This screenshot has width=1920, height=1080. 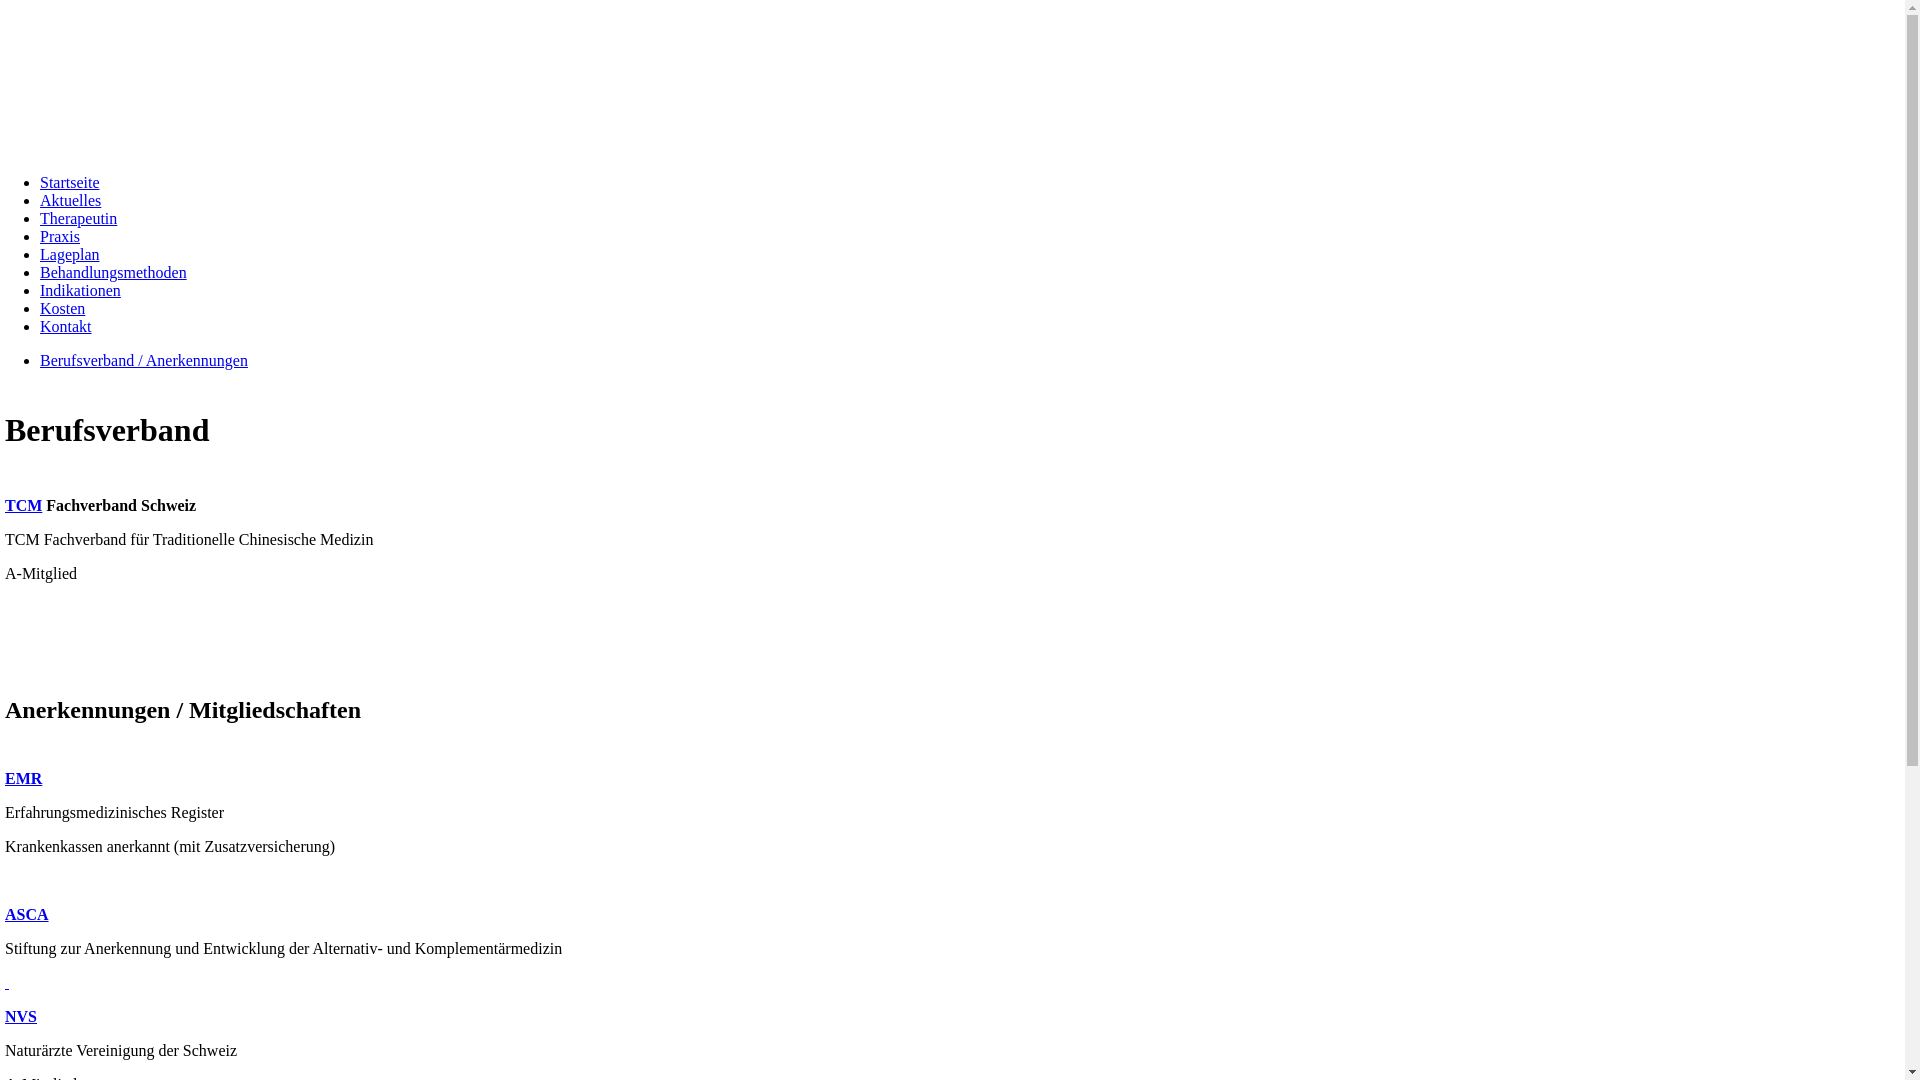 What do you see at coordinates (27, 914) in the screenshot?
I see `'ASCA'` at bounding box center [27, 914].